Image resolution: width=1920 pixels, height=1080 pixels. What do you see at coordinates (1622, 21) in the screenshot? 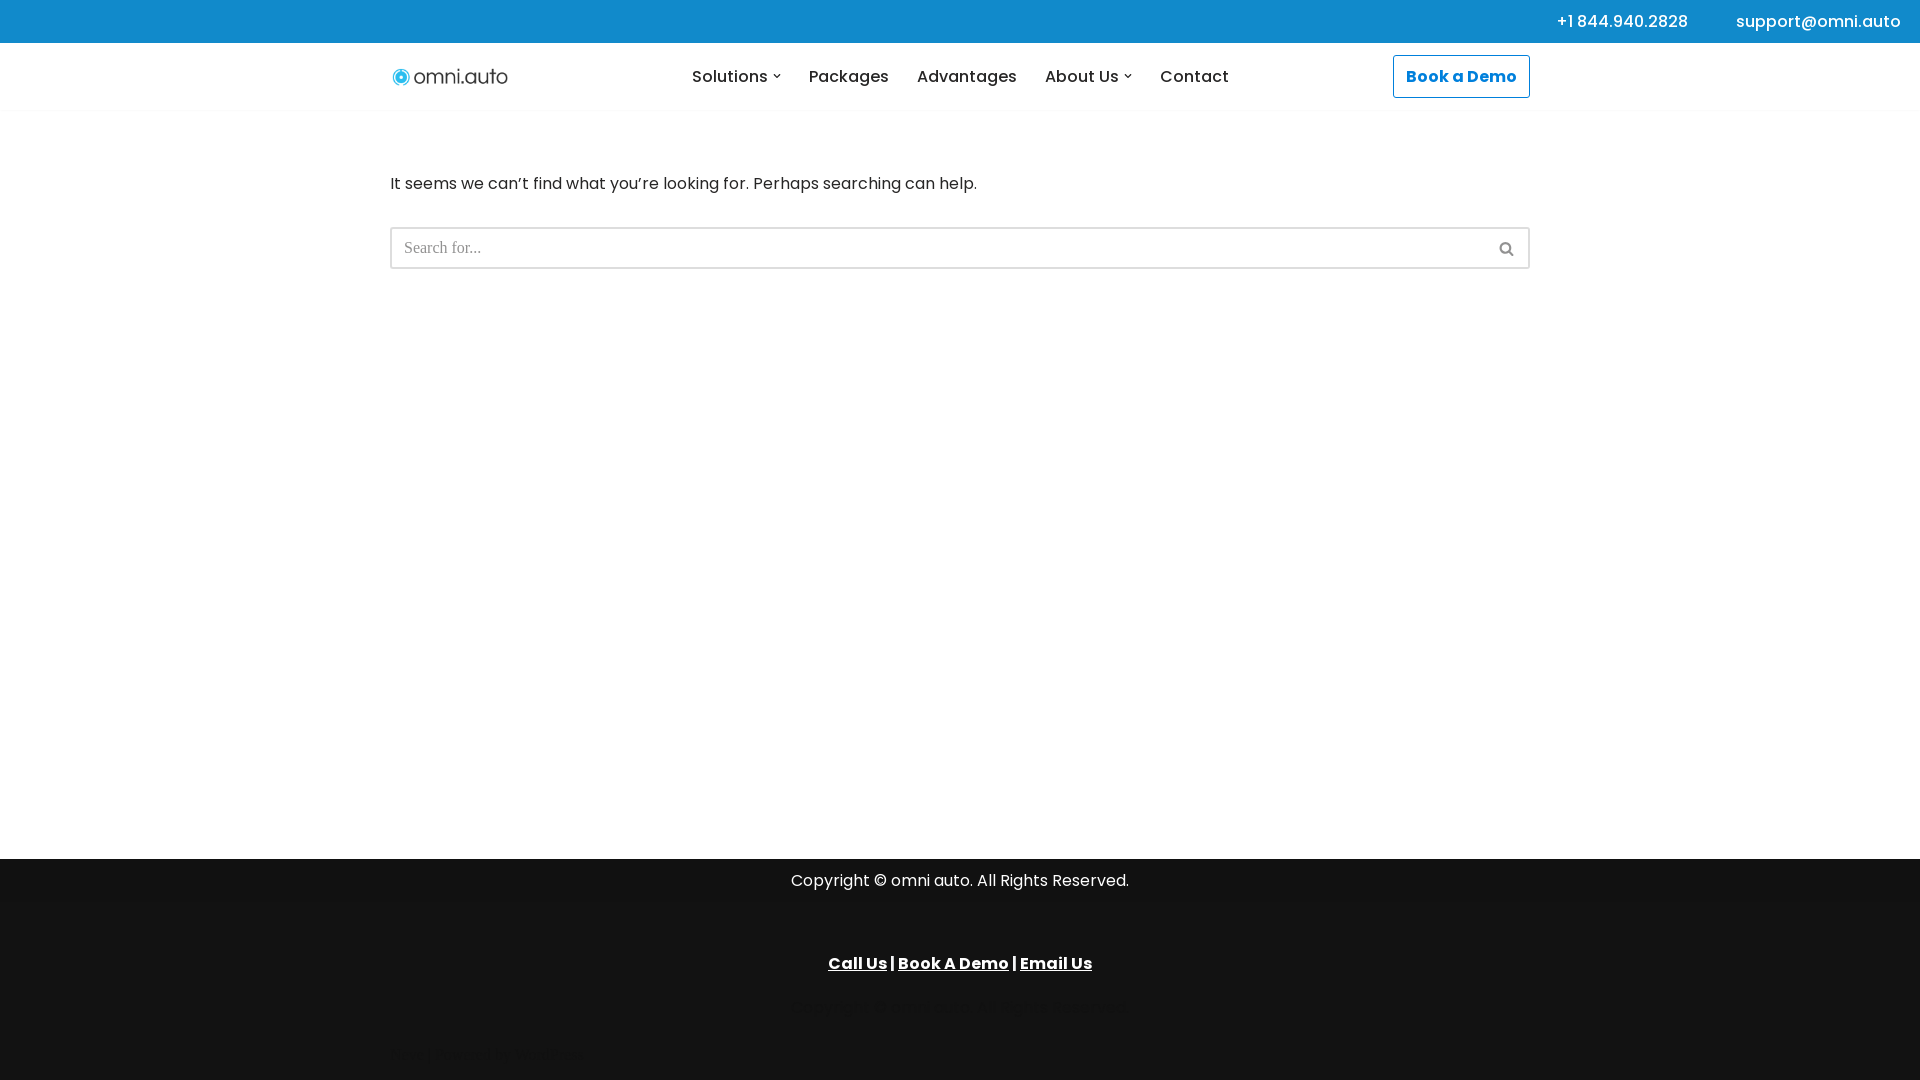
I see `'+1 844.940.2828'` at bounding box center [1622, 21].